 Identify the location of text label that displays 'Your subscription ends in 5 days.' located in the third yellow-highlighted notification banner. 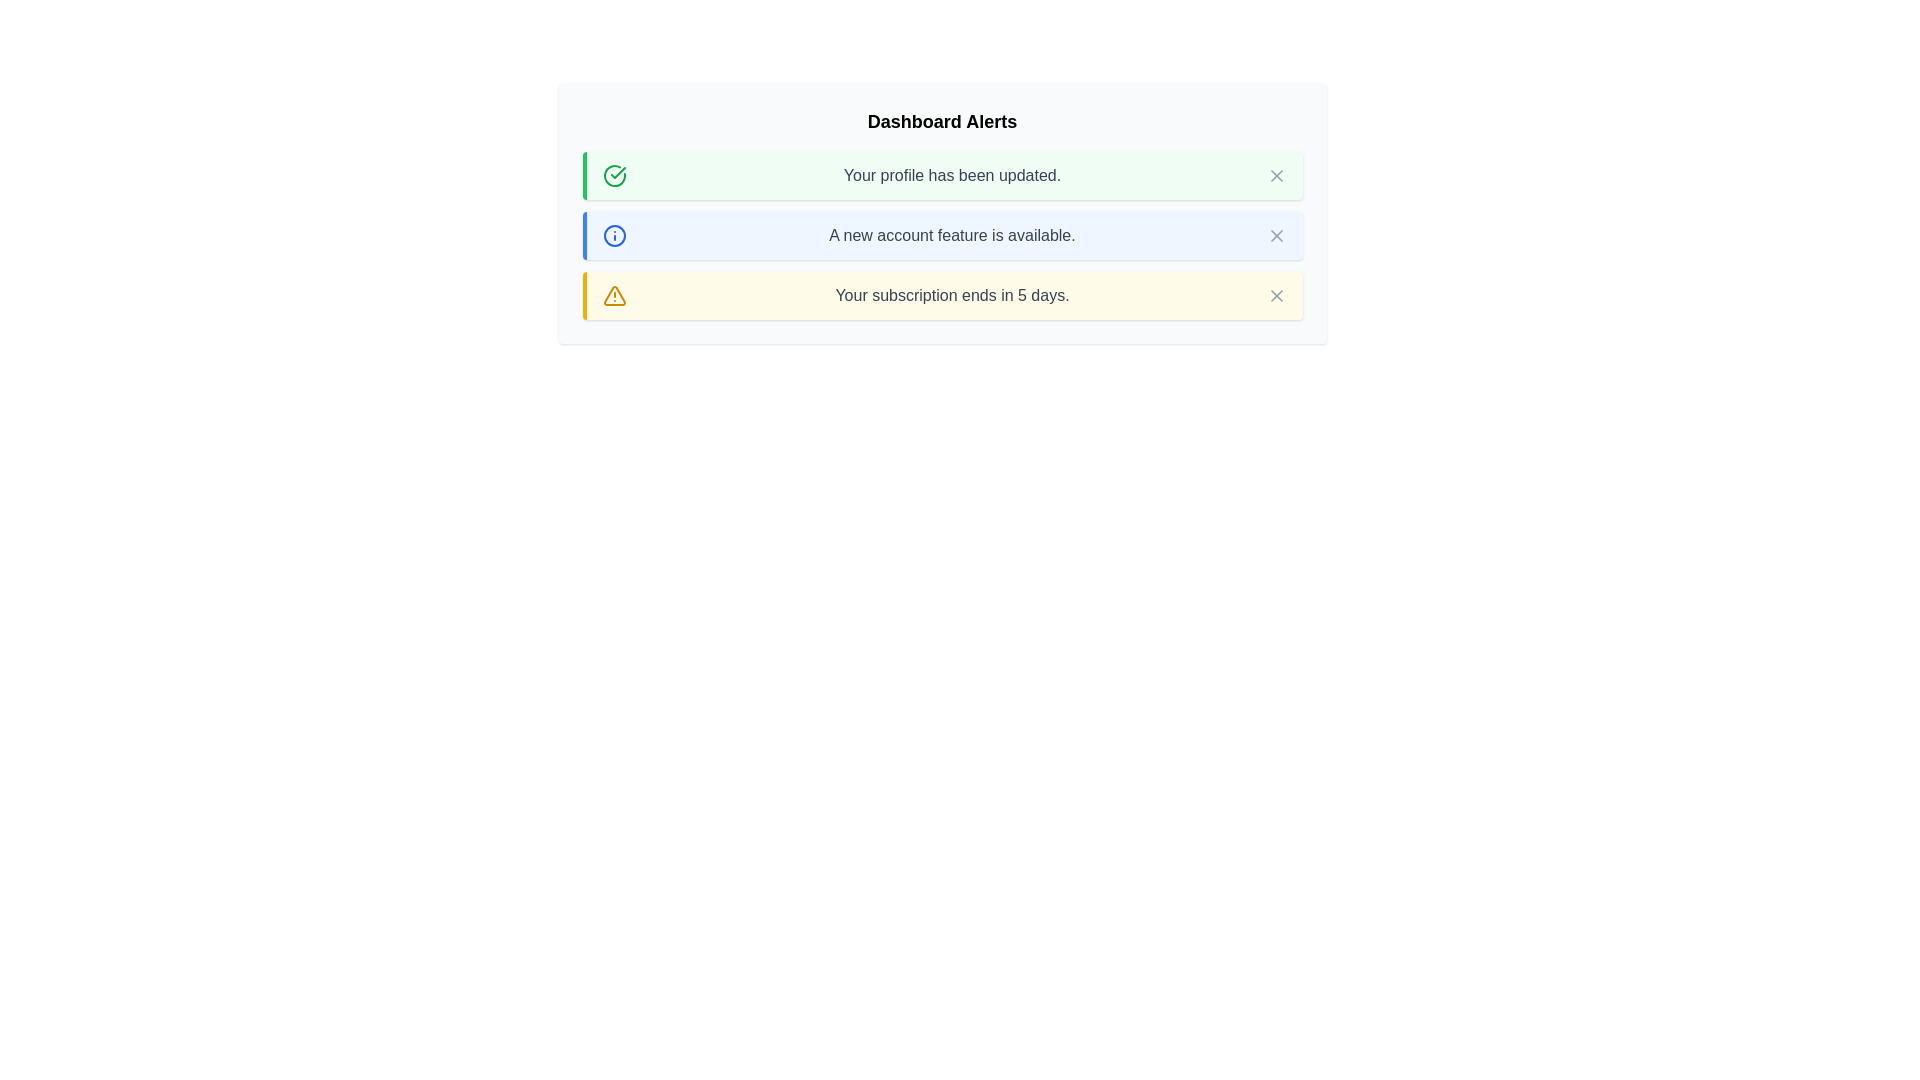
(951, 296).